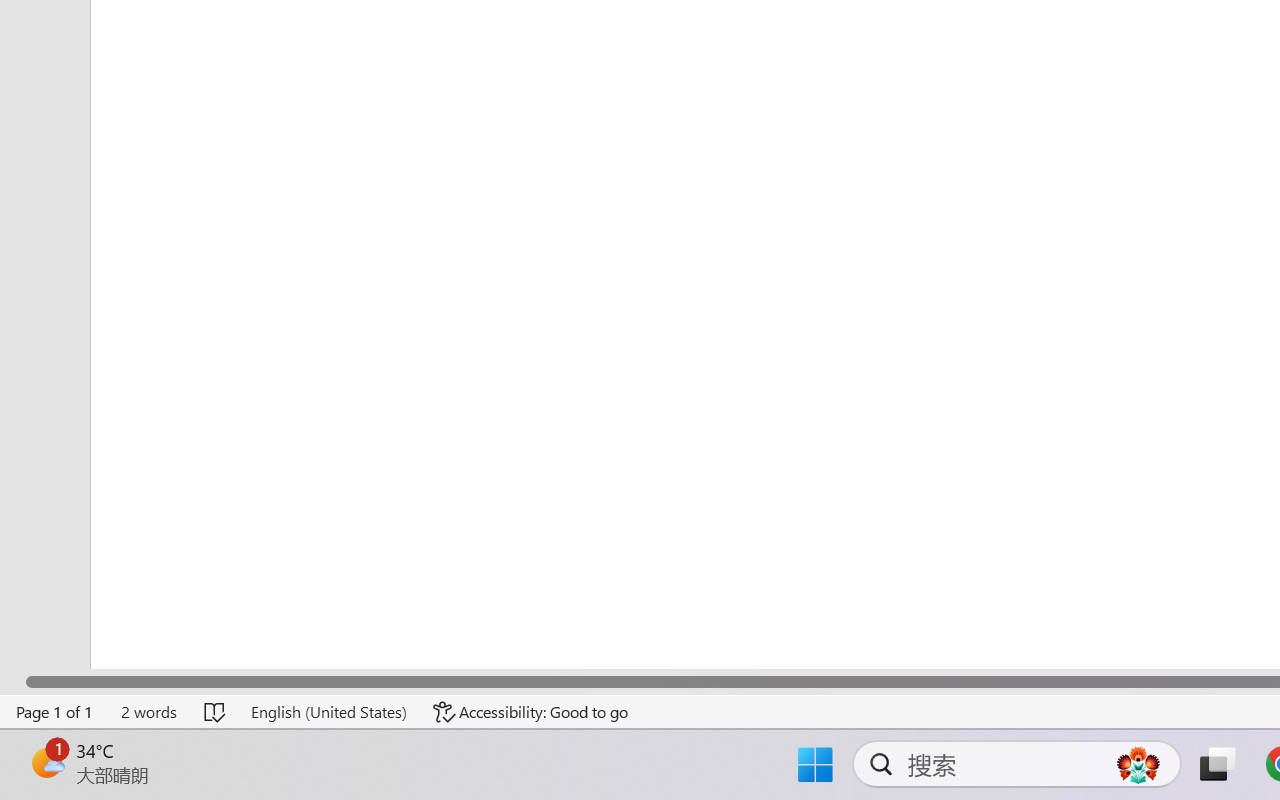  Describe the element at coordinates (55, 711) in the screenshot. I see `'Page Number Page 1 of 1'` at that location.